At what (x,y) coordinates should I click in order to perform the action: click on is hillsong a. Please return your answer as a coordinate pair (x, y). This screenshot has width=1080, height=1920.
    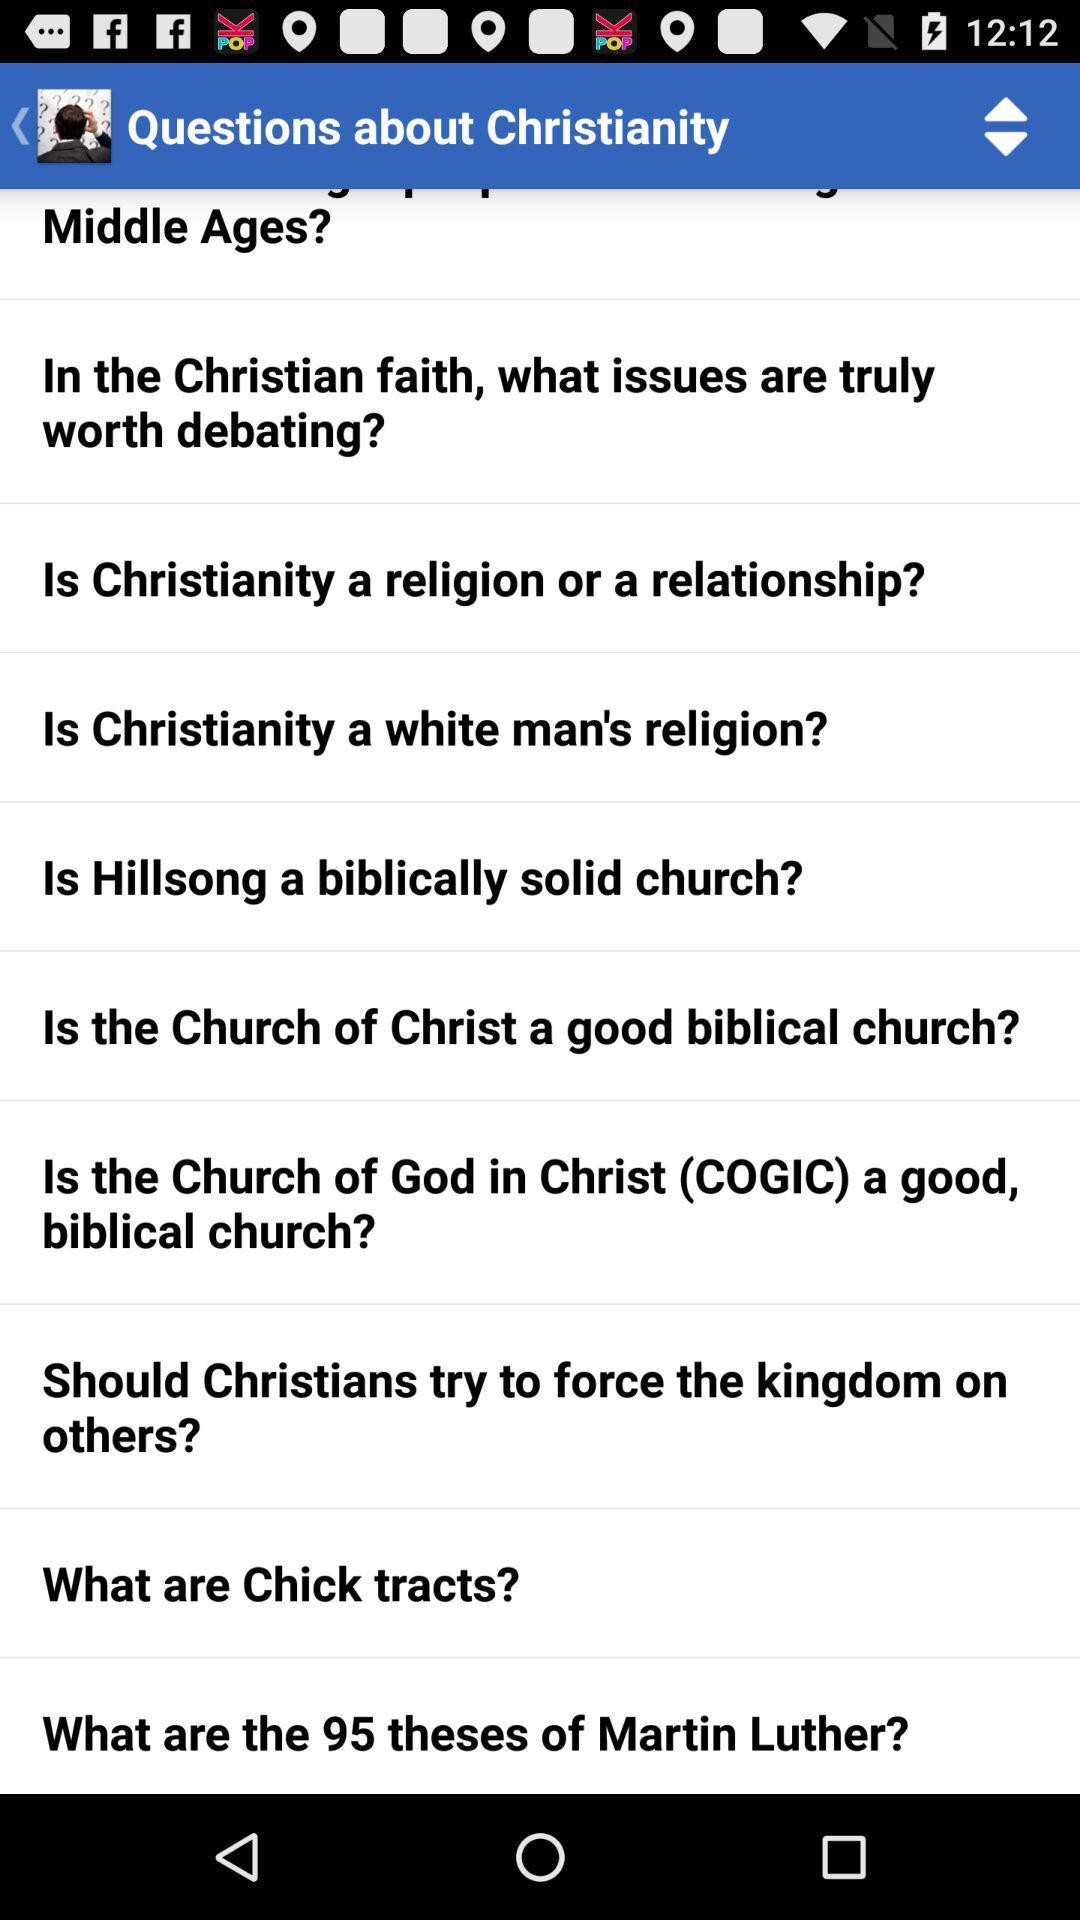
    Looking at the image, I should click on (540, 876).